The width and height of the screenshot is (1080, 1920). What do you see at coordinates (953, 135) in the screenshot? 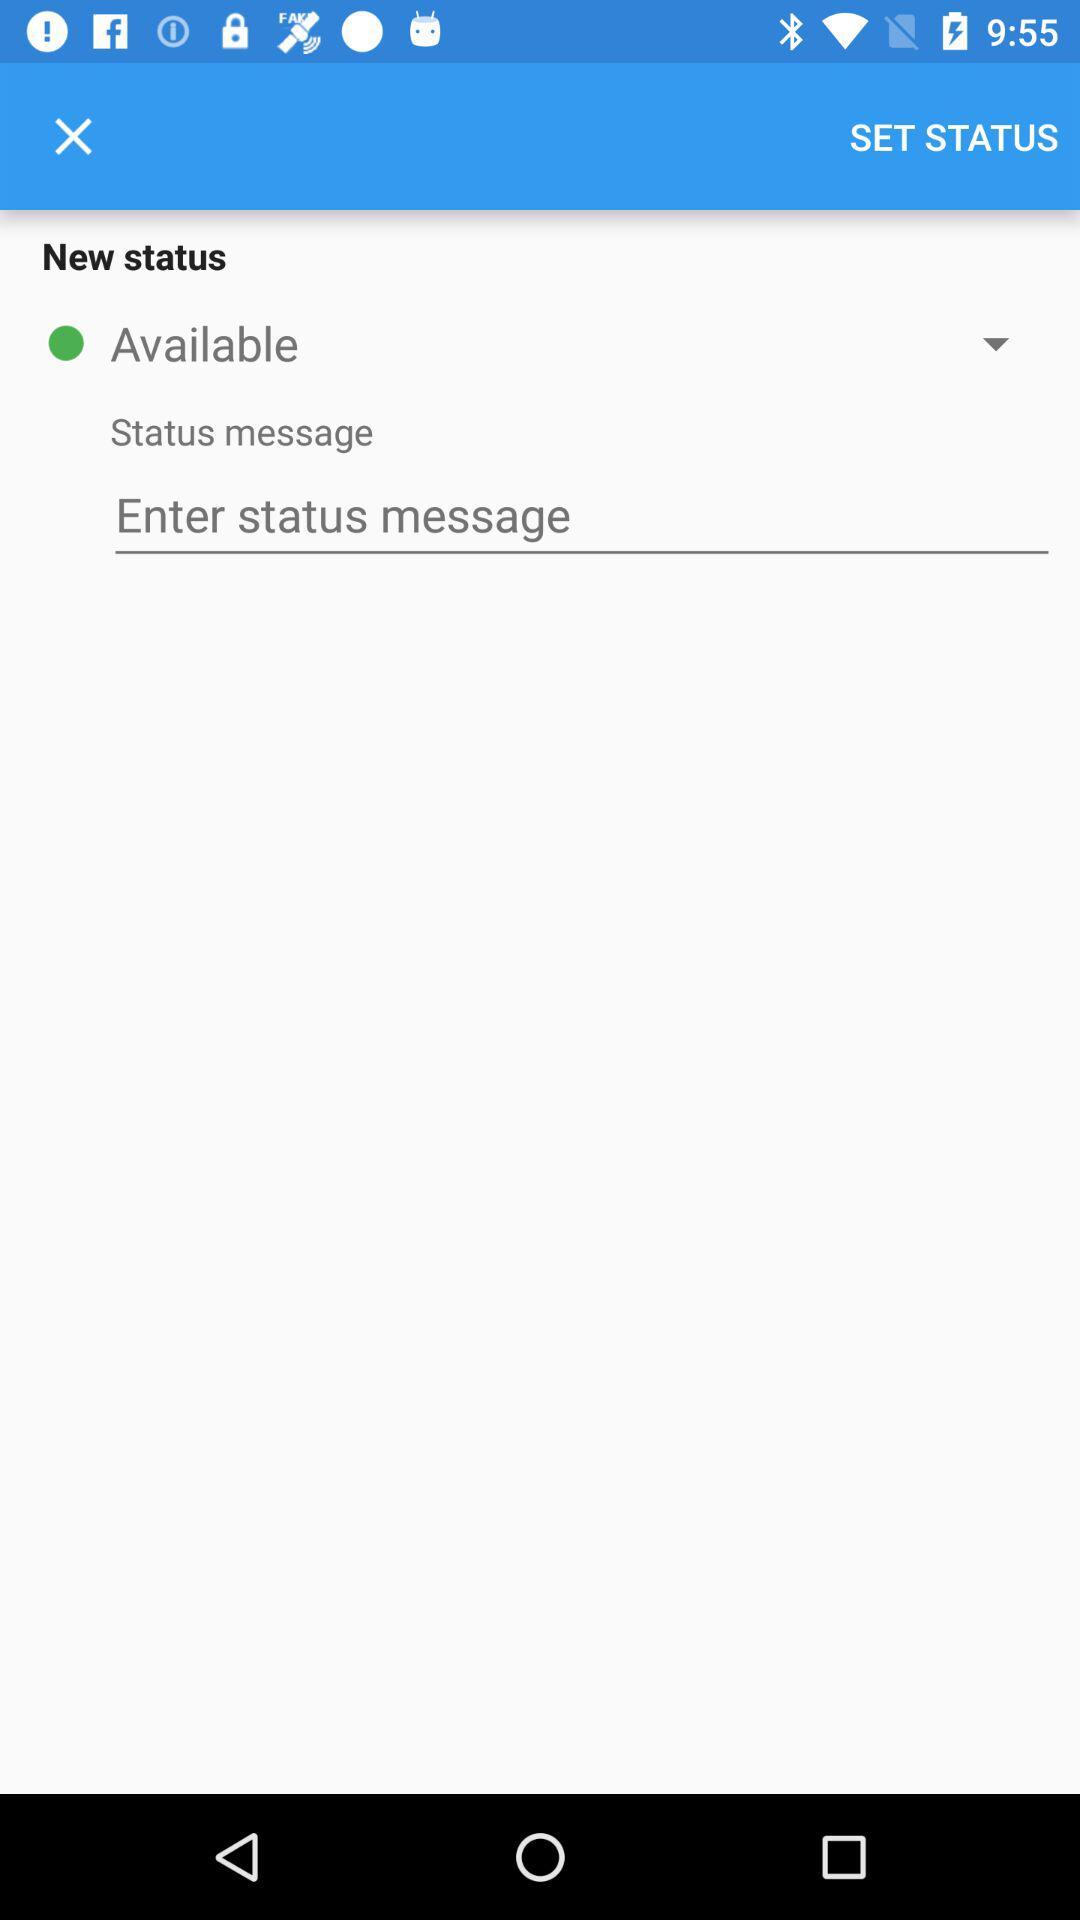
I see `the set status icon` at bounding box center [953, 135].